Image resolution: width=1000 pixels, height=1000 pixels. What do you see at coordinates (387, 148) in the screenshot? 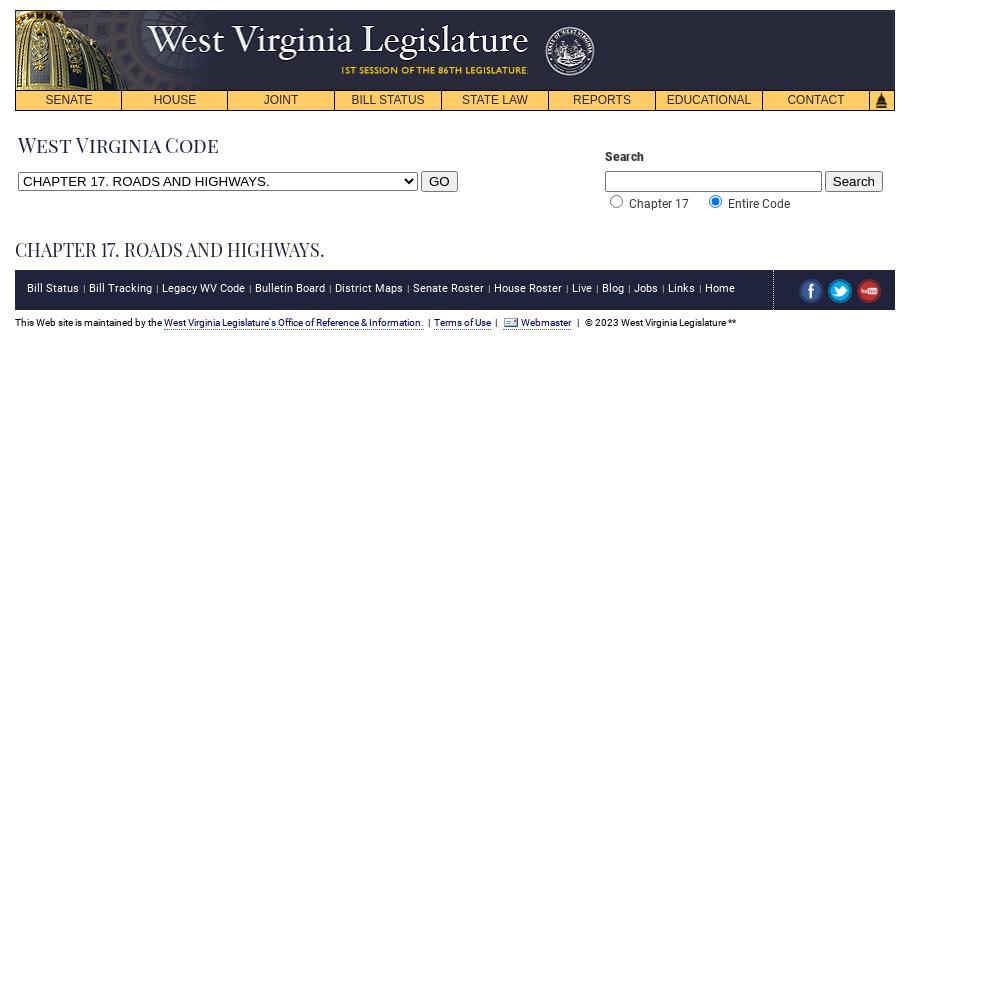
I see `'BILL TRACKING'` at bounding box center [387, 148].